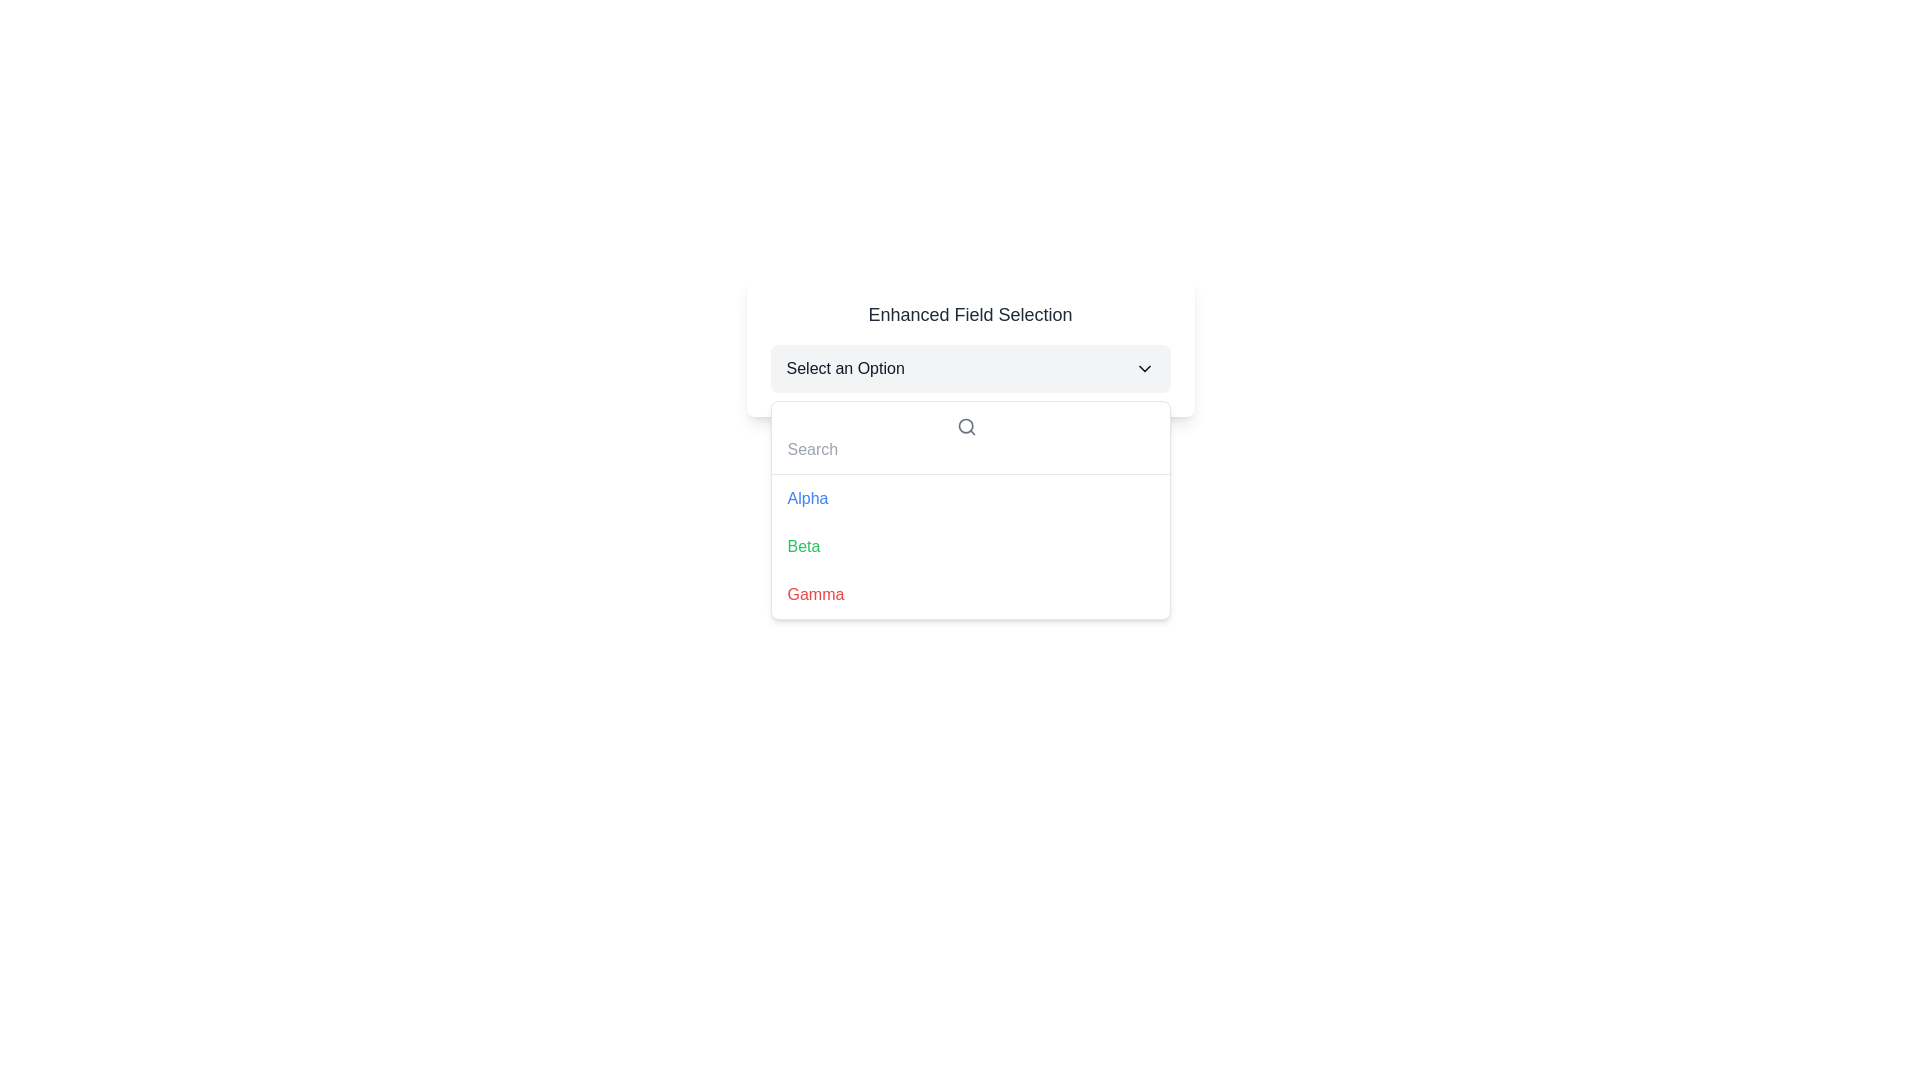 The height and width of the screenshot is (1080, 1920). What do you see at coordinates (1144, 369) in the screenshot?
I see `the dropdown menu icon located to the far right of the text 'Select an Option', which serves as a visual indicator for revealing more options` at bounding box center [1144, 369].